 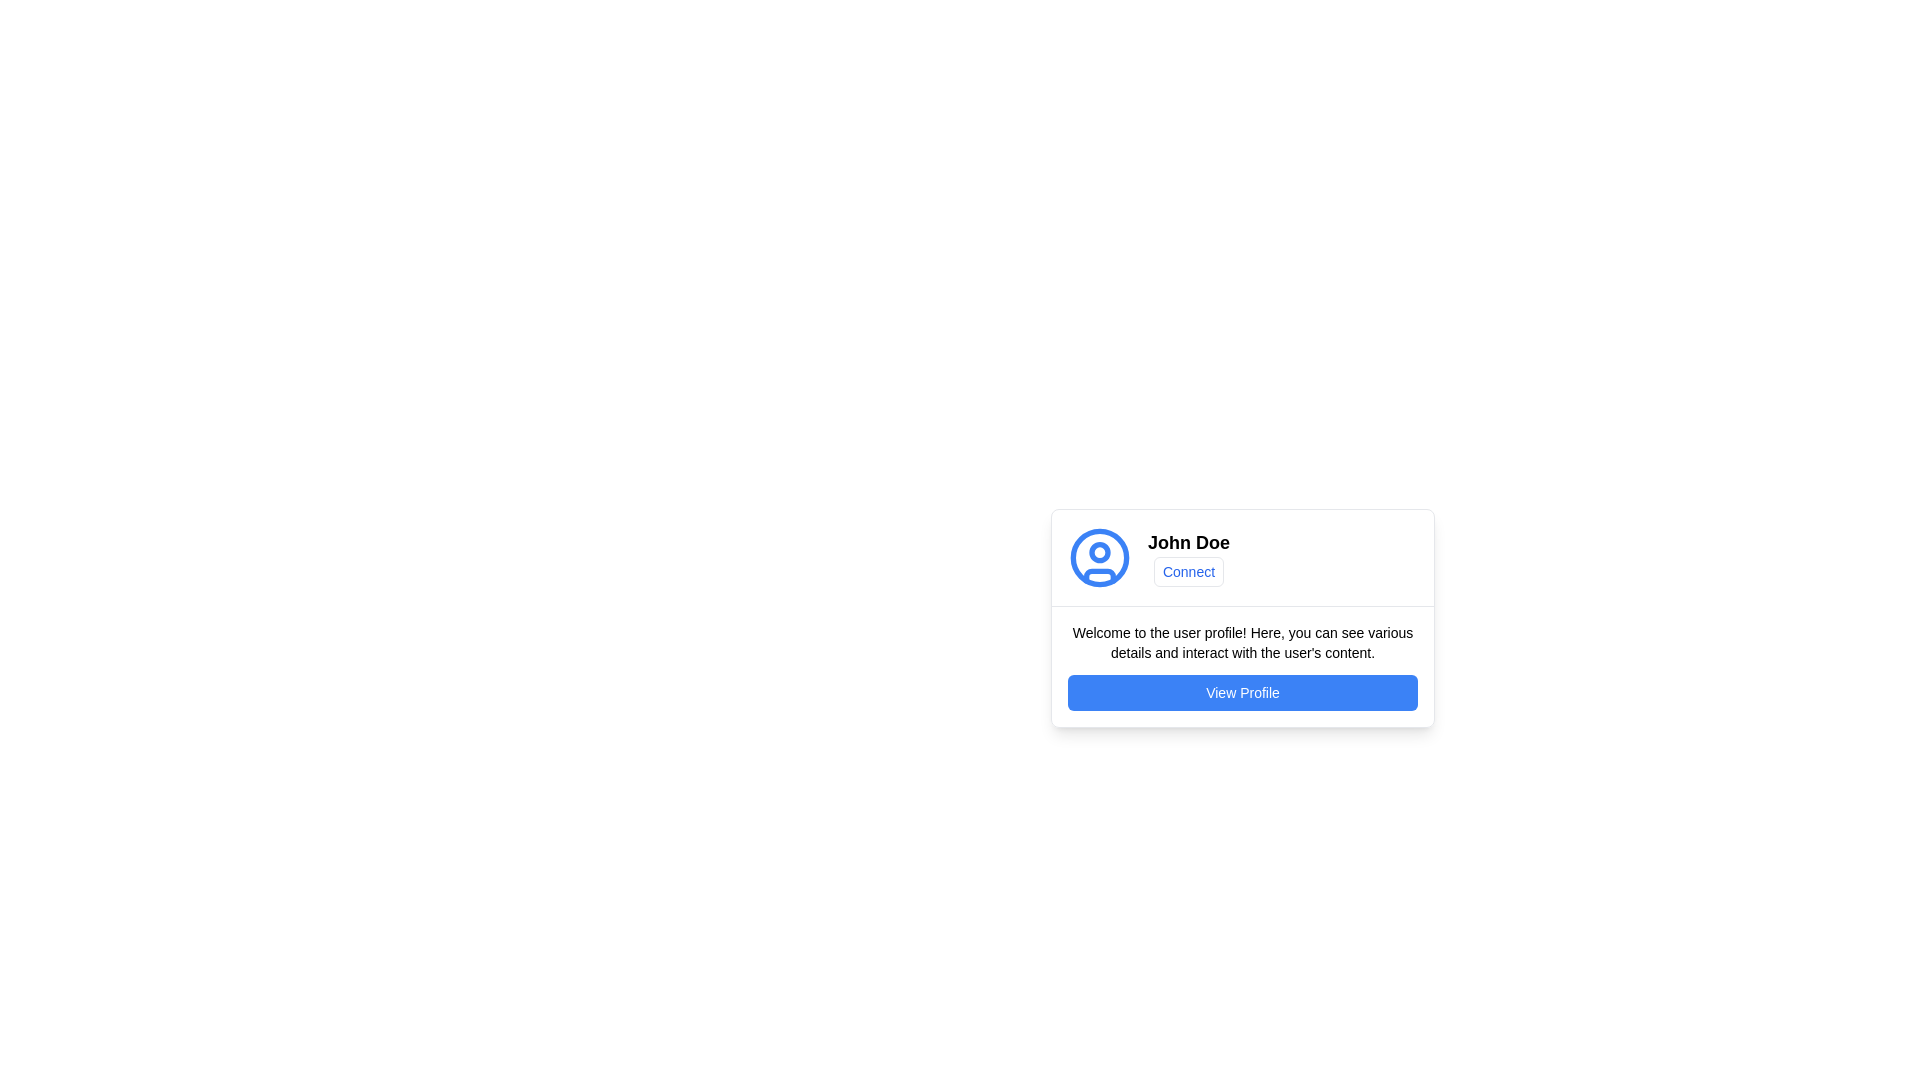 What do you see at coordinates (1242, 643) in the screenshot?
I see `text label that provides a brief introduction or description of the user's profile, located in the lower half of the card interface above the 'View Profile' button` at bounding box center [1242, 643].